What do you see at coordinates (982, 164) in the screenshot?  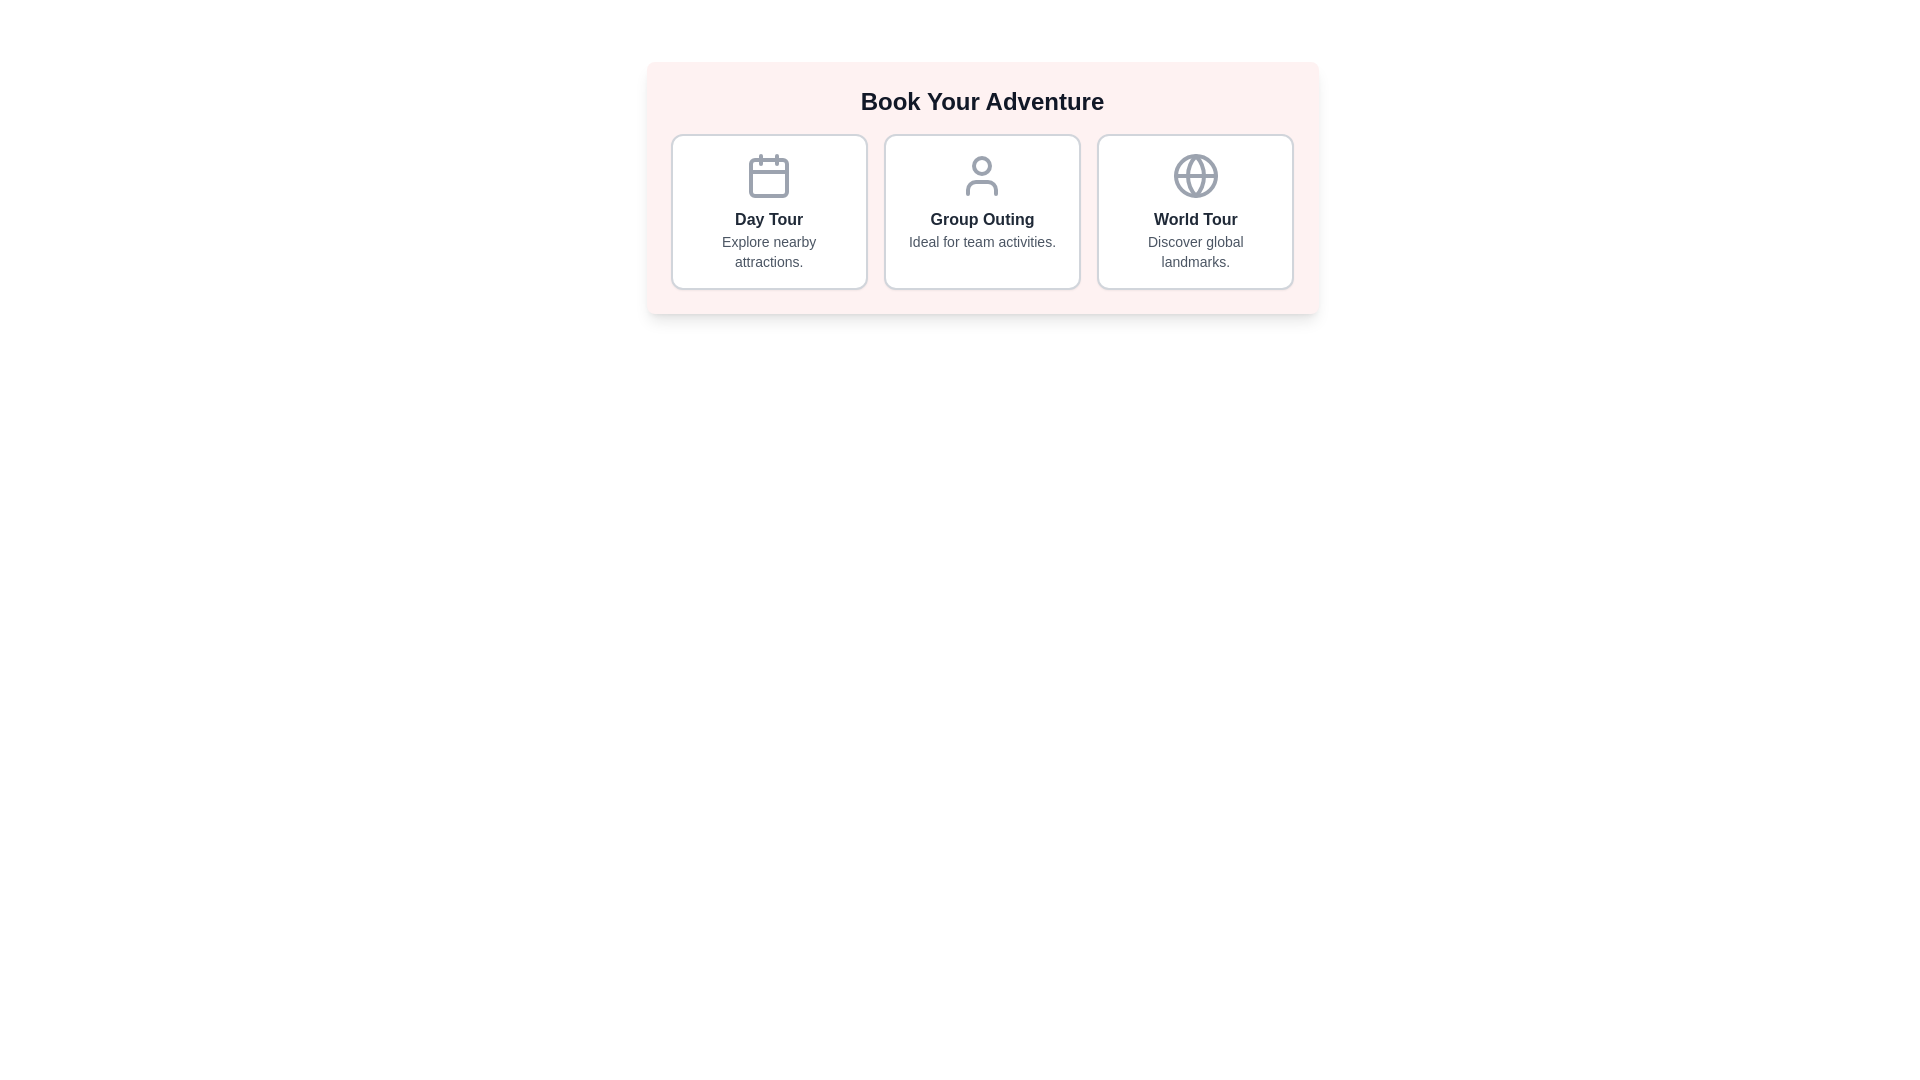 I see `the smaller circular component at the top portion of the user icon representation, which serves as a graphical detail within the user icon` at bounding box center [982, 164].